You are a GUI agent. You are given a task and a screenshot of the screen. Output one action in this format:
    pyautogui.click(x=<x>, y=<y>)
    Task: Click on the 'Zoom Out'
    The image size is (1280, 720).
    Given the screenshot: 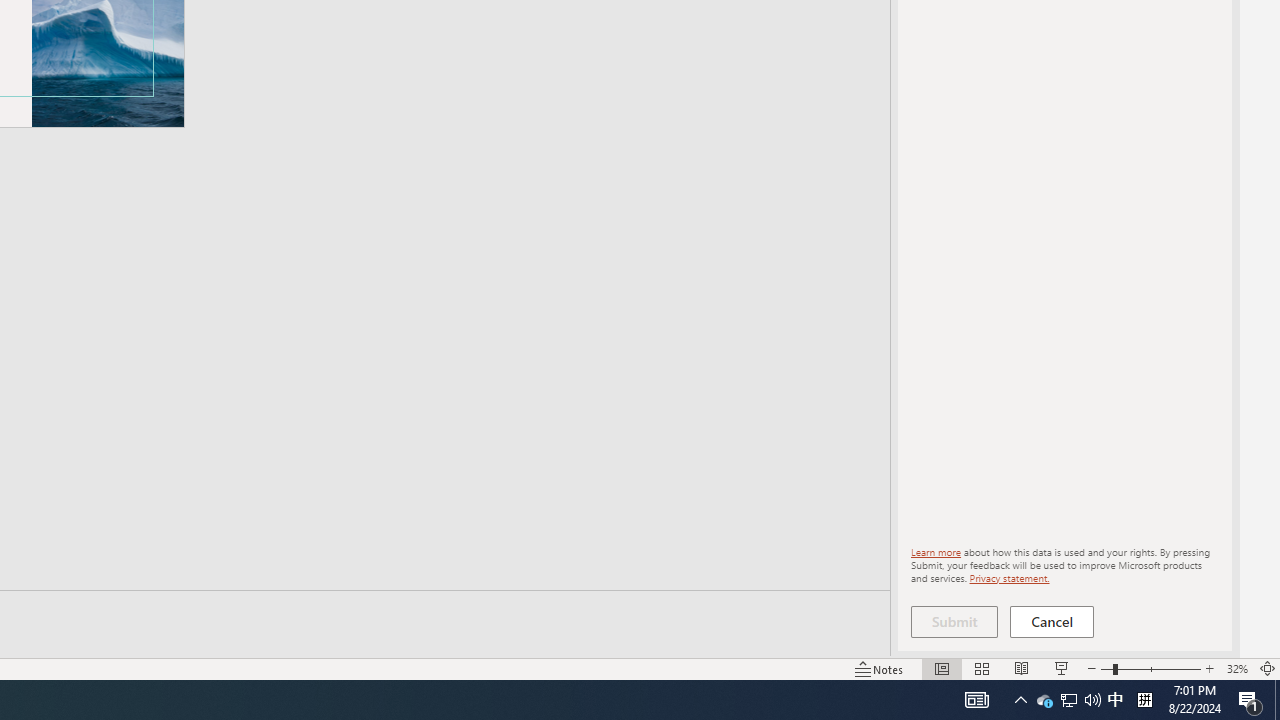 What is the action you would take?
    pyautogui.click(x=1106, y=669)
    